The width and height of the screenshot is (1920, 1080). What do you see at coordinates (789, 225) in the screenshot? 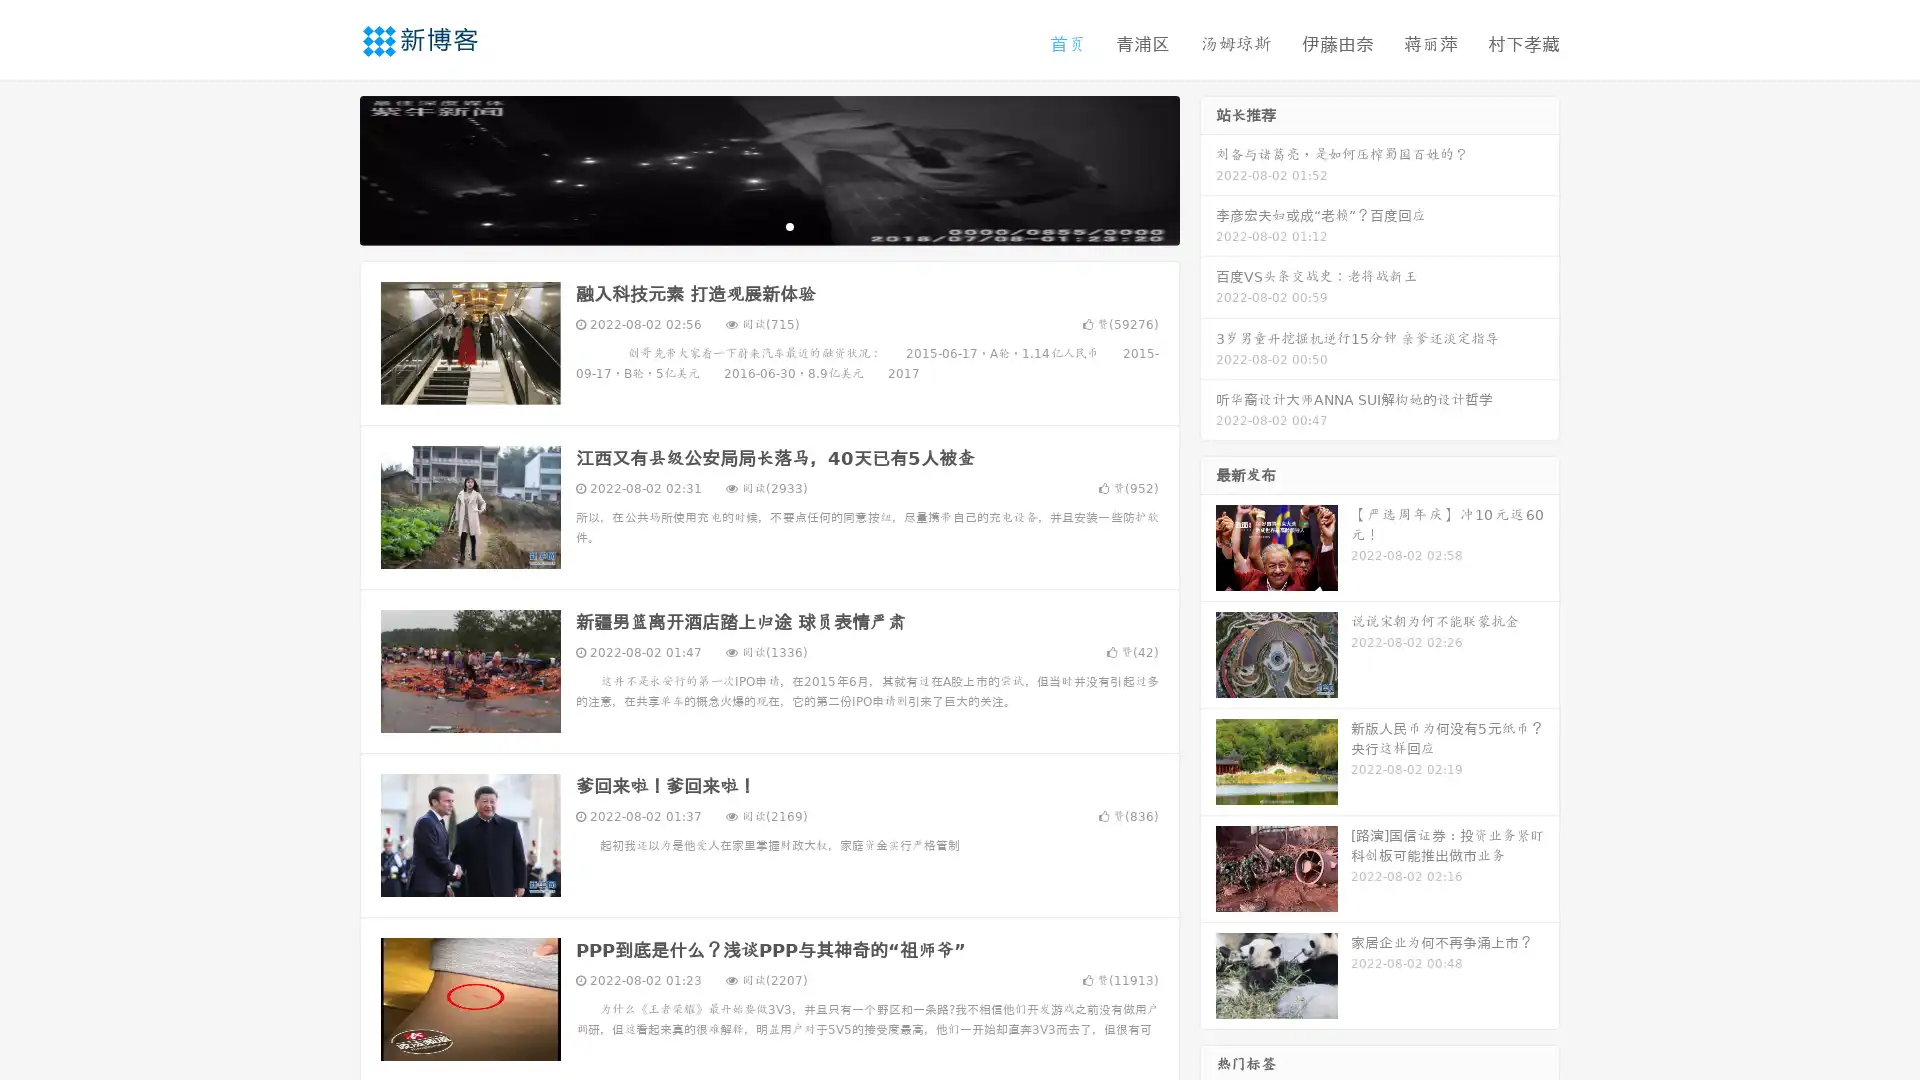
I see `Go to slide 3` at bounding box center [789, 225].